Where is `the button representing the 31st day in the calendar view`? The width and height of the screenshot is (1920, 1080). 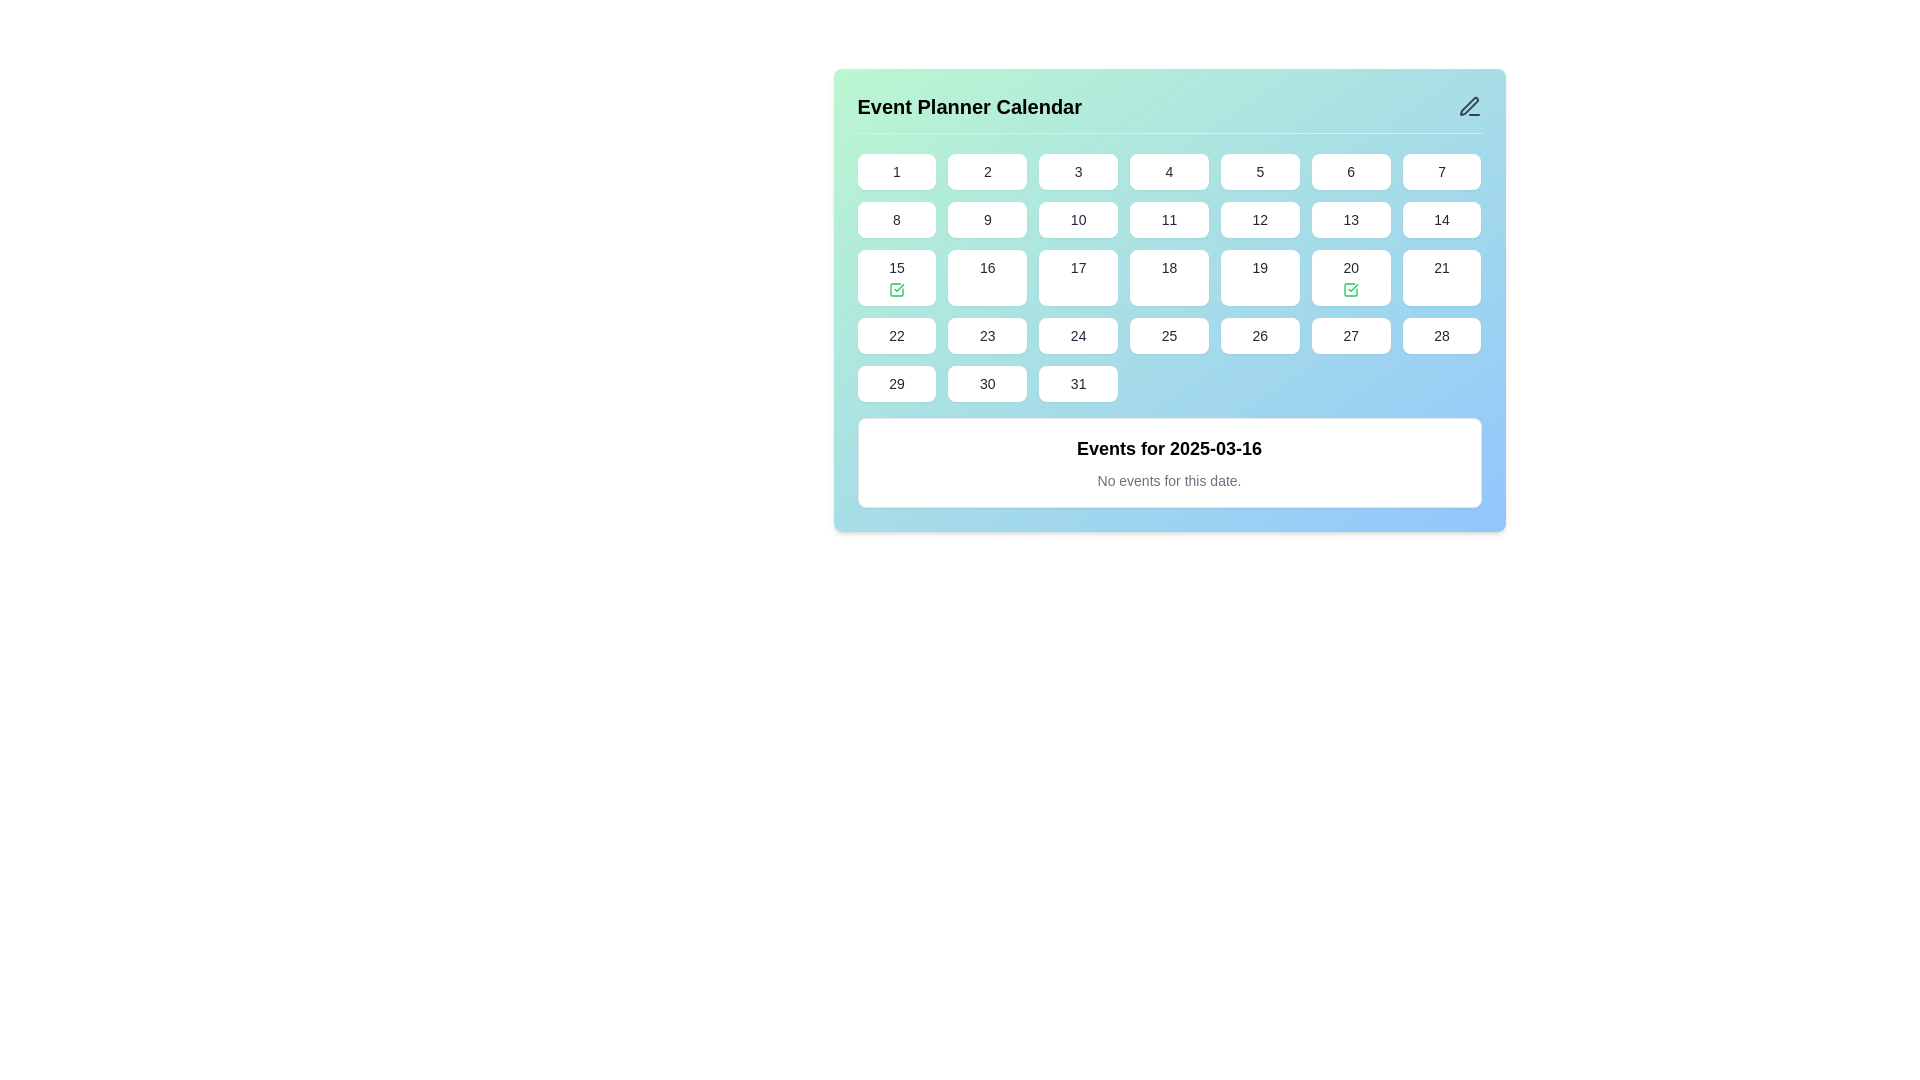 the button representing the 31st day in the calendar view is located at coordinates (1077, 384).